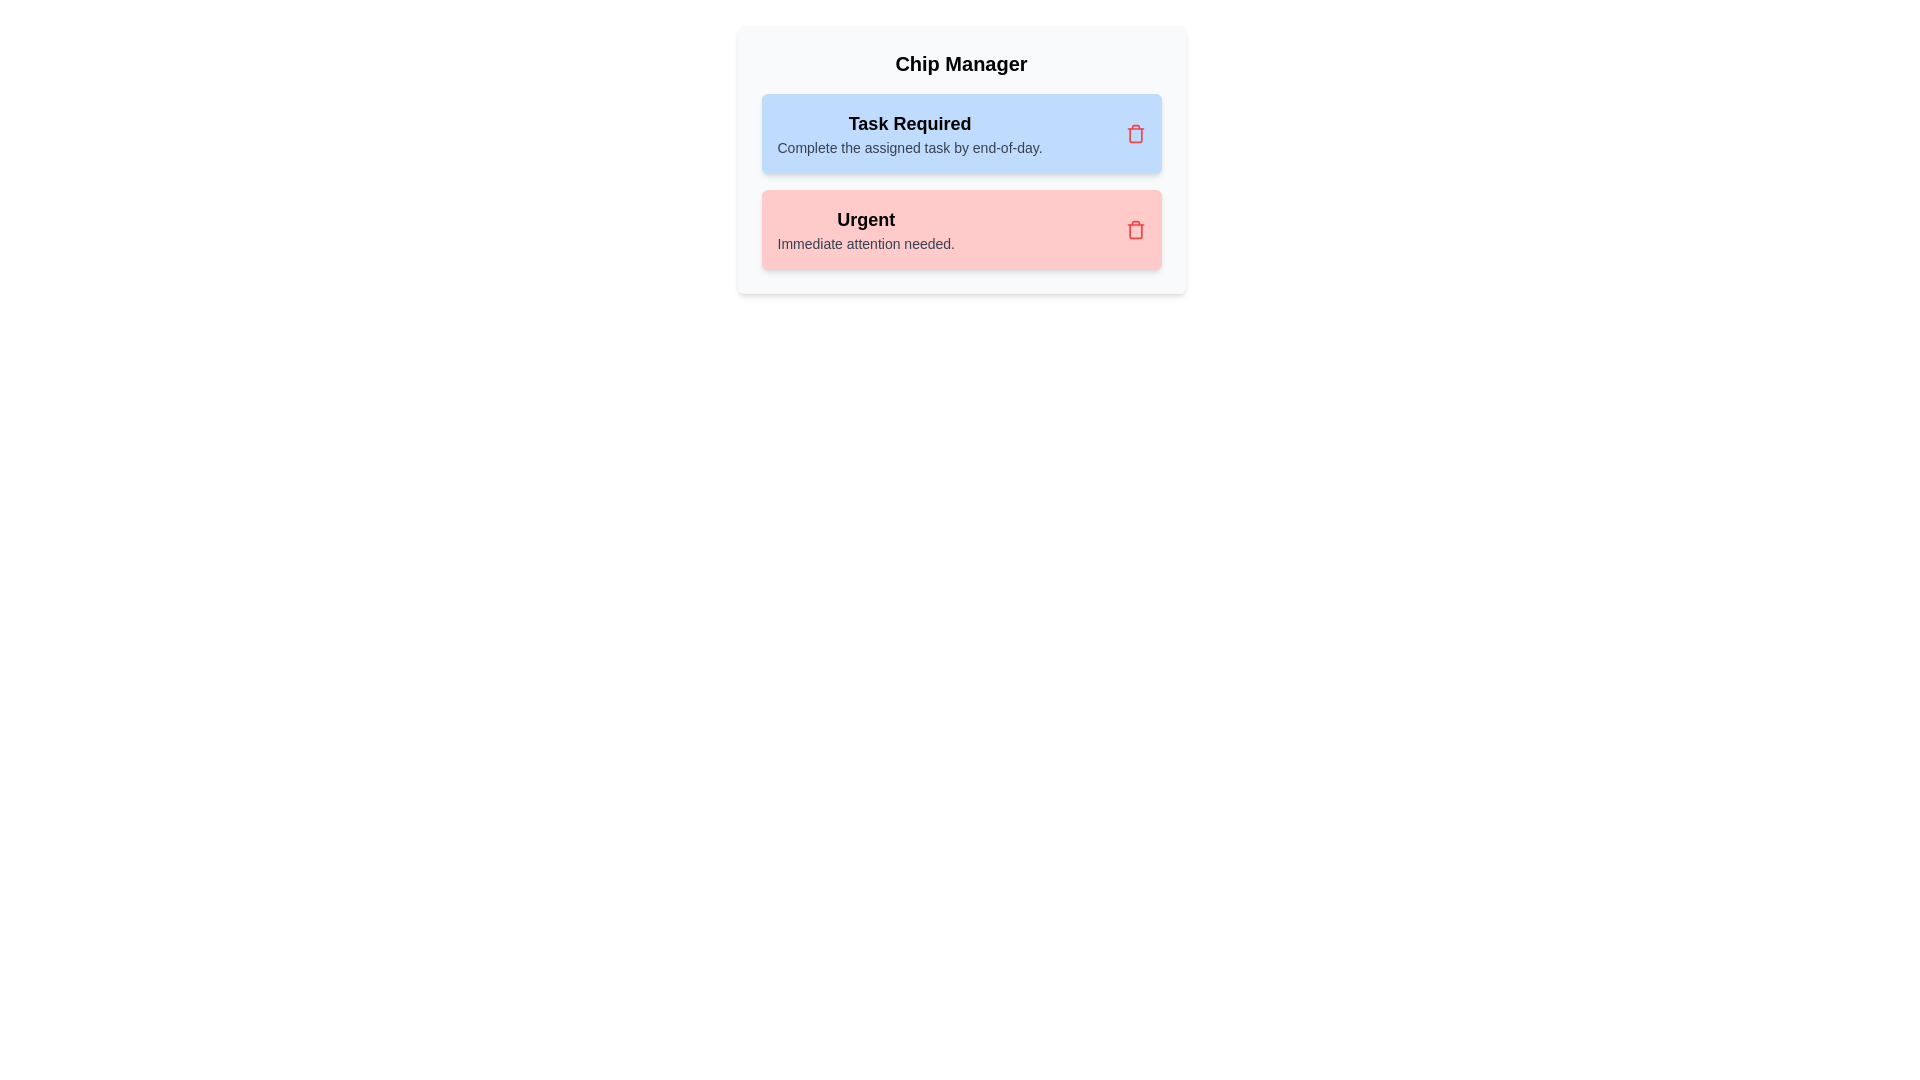 The width and height of the screenshot is (1920, 1080). Describe the element at coordinates (1135, 134) in the screenshot. I see `the delete button of the chip labeled 'Task Required'` at that location.